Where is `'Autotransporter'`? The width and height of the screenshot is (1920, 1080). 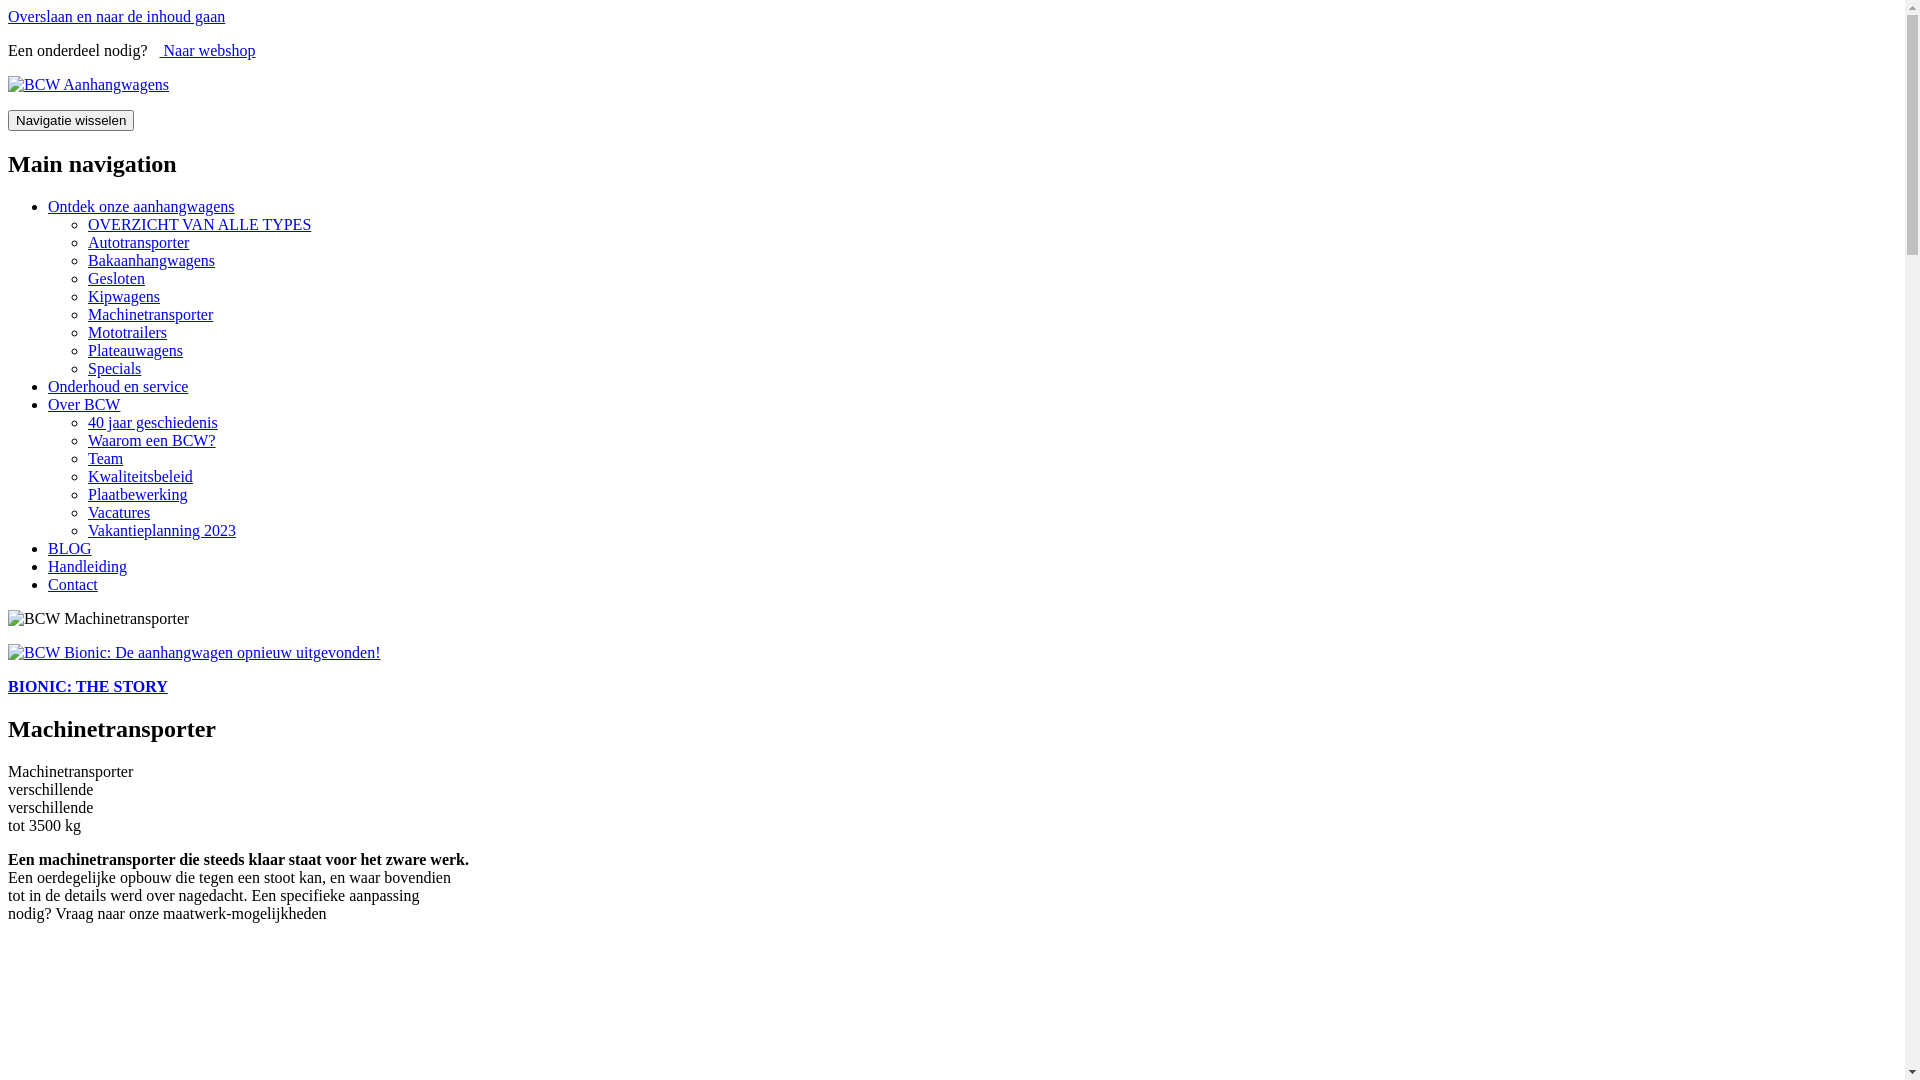 'Autotransporter' is located at coordinates (137, 241).